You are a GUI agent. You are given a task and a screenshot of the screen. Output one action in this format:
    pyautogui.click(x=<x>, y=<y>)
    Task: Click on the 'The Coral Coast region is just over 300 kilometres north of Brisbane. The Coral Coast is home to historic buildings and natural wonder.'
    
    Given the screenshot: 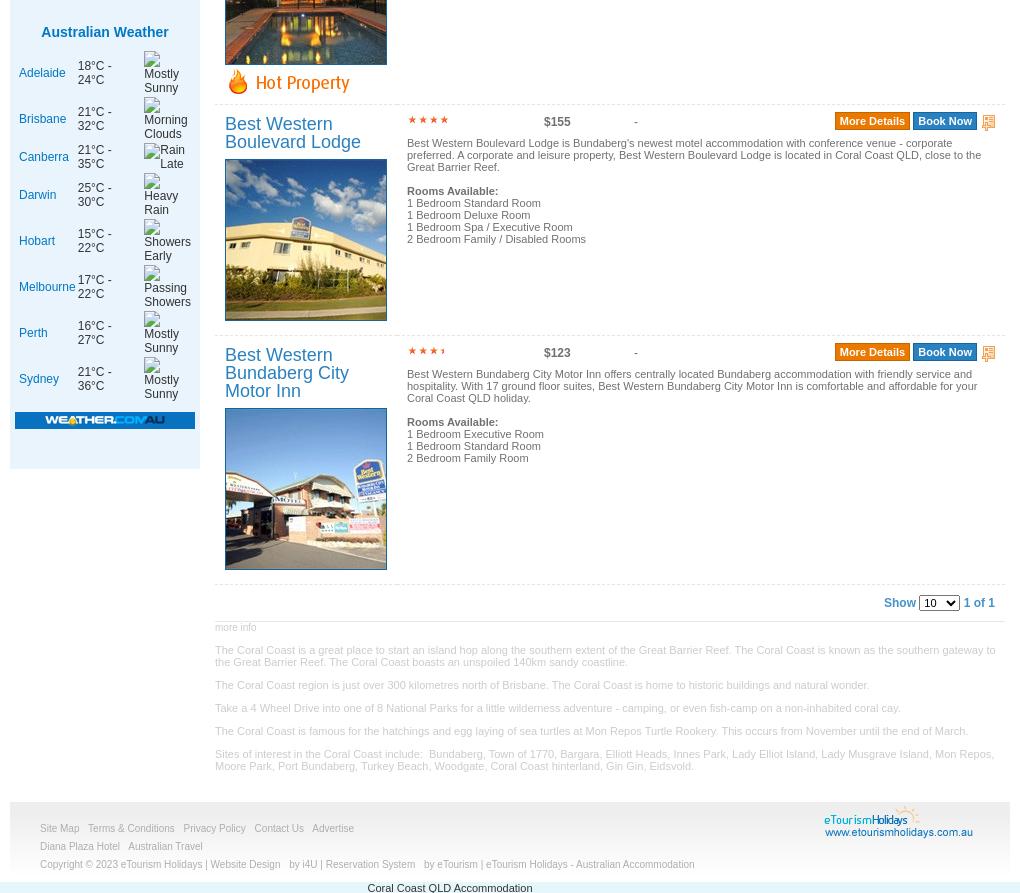 What is the action you would take?
    pyautogui.click(x=215, y=685)
    